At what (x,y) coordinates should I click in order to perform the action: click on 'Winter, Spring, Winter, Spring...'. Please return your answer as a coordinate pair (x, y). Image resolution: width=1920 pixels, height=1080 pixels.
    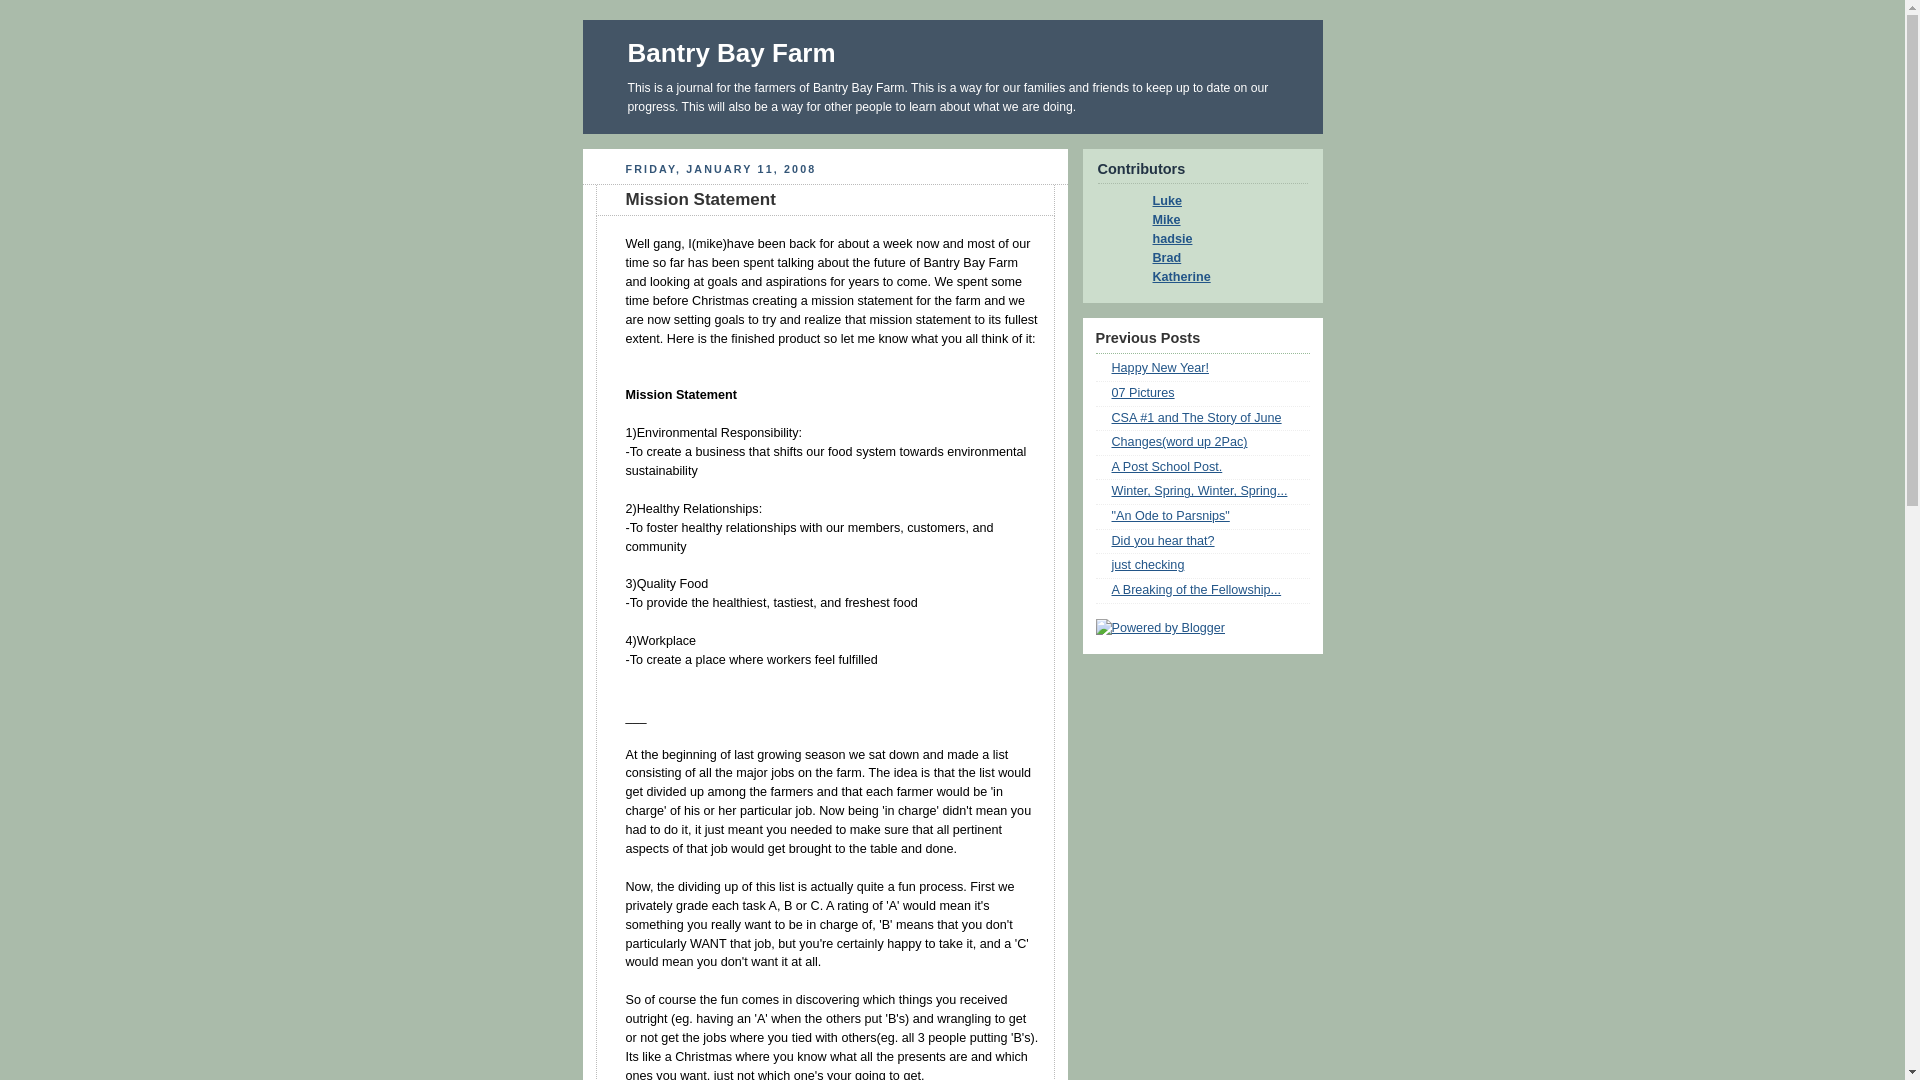
    Looking at the image, I should click on (1200, 490).